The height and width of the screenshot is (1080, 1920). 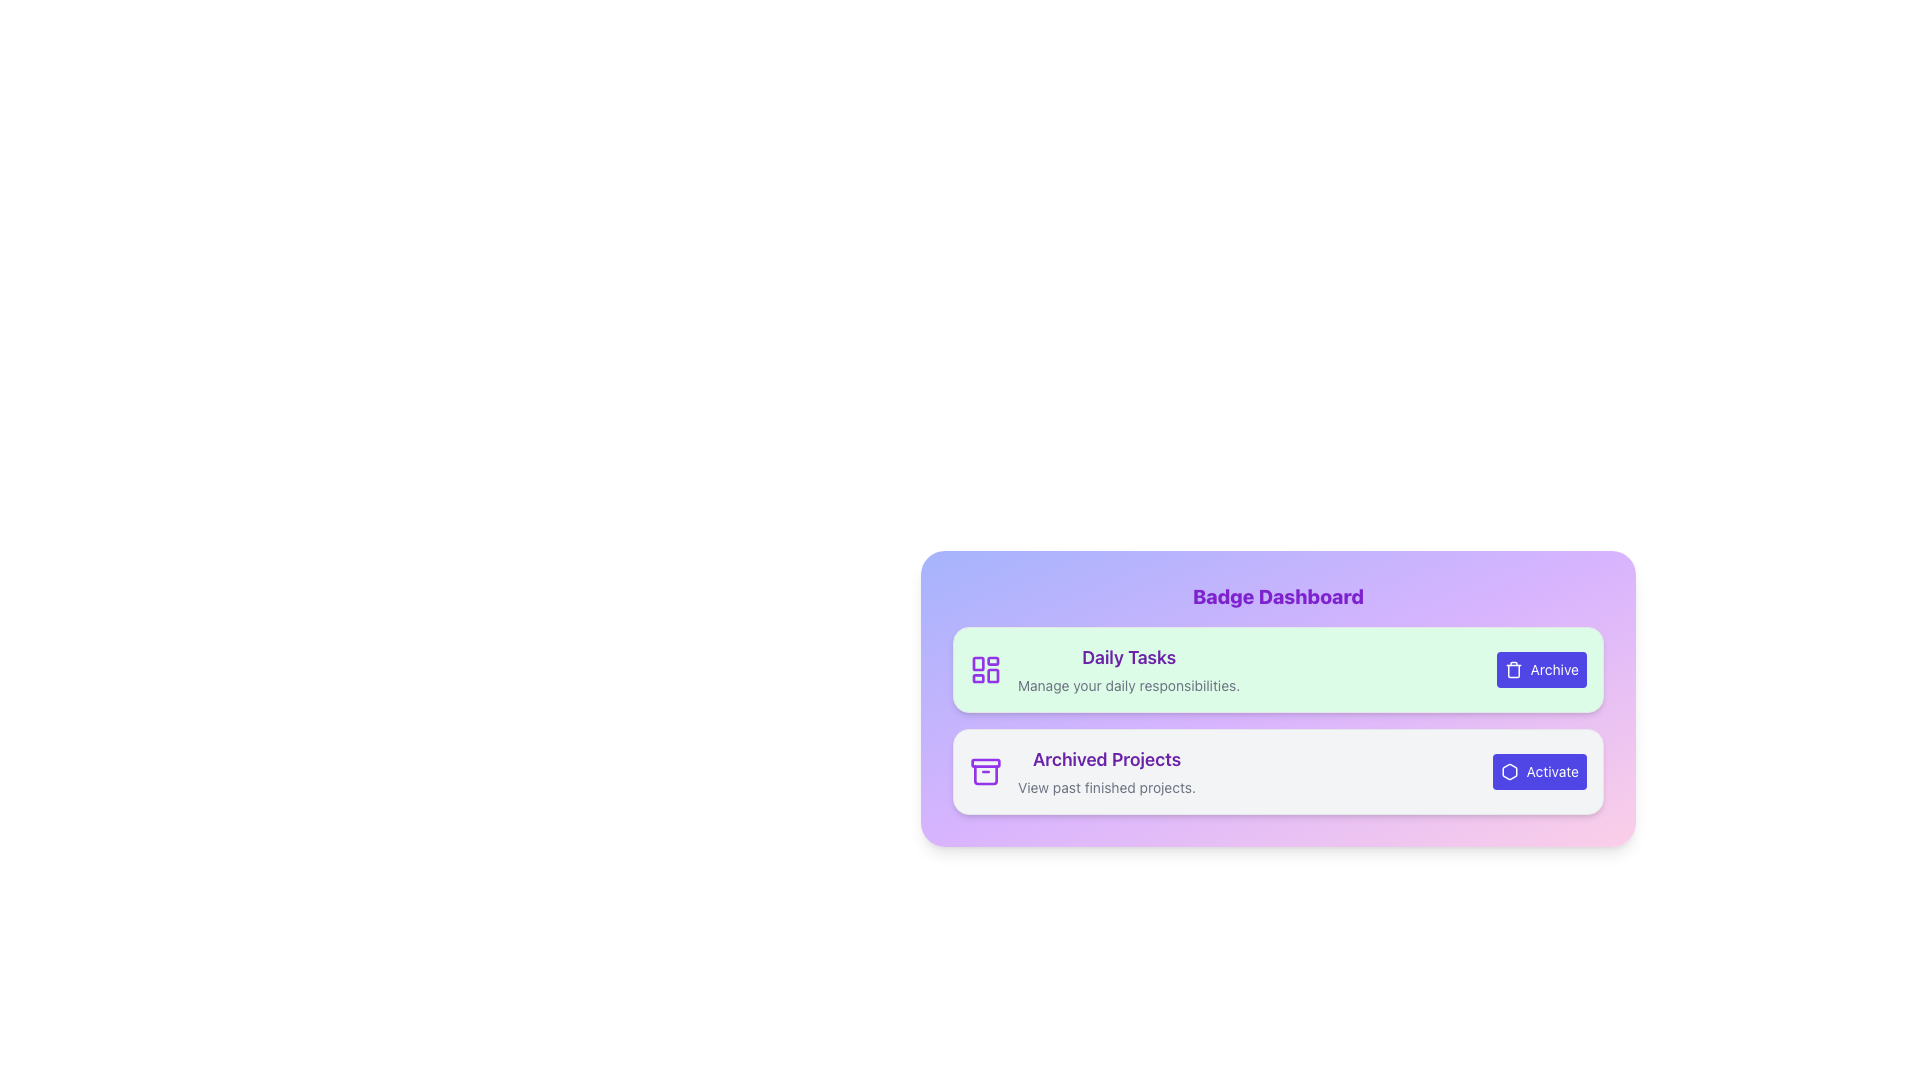 What do you see at coordinates (1509, 770) in the screenshot?
I see `the small hexagonal blue icon located in the 'Archived Projects' section of the 'Badge Dashboard', next to the 'Activate' button` at bounding box center [1509, 770].